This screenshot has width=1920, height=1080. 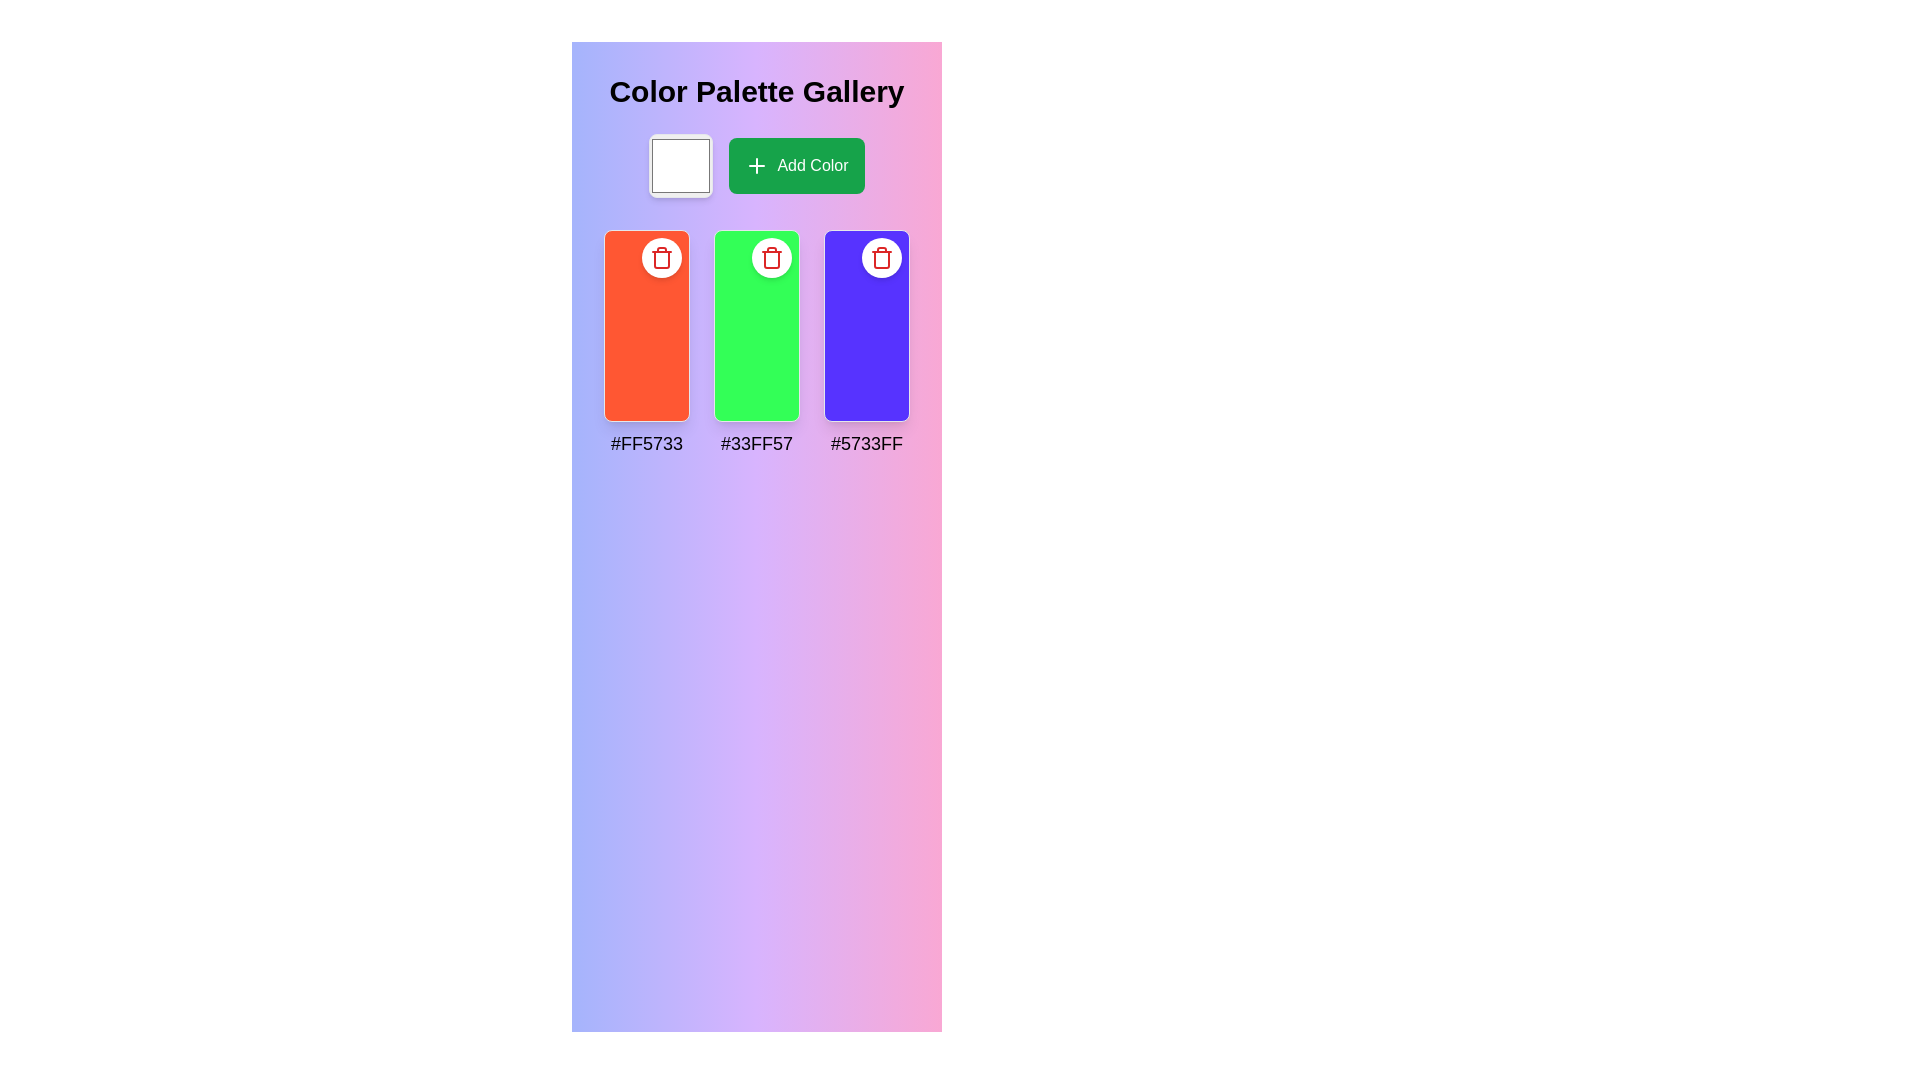 What do you see at coordinates (756, 442) in the screenshot?
I see `the text element displaying '#33FF57', which is centered below the green color palette item in the UI` at bounding box center [756, 442].